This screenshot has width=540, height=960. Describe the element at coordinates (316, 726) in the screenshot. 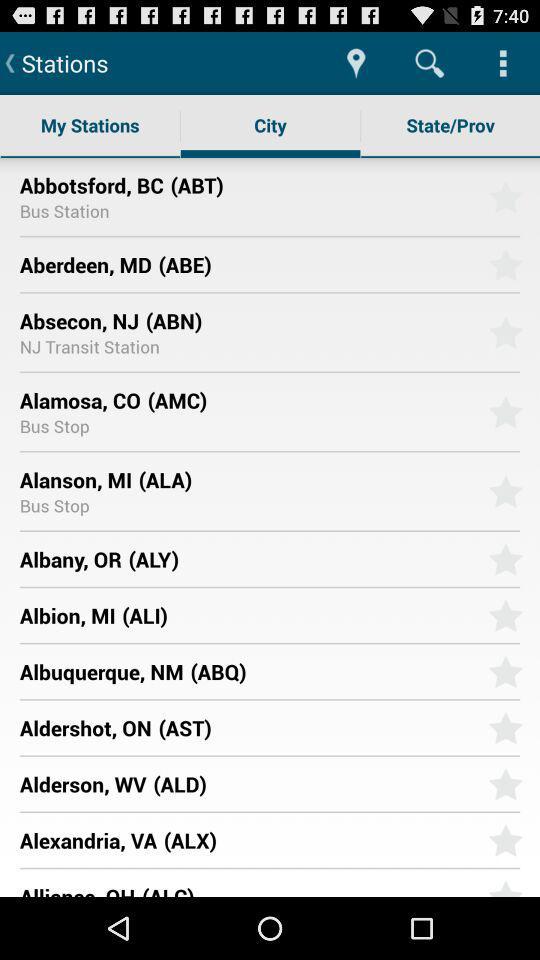

I see `the icon to the right of the aldershot, on item` at that location.